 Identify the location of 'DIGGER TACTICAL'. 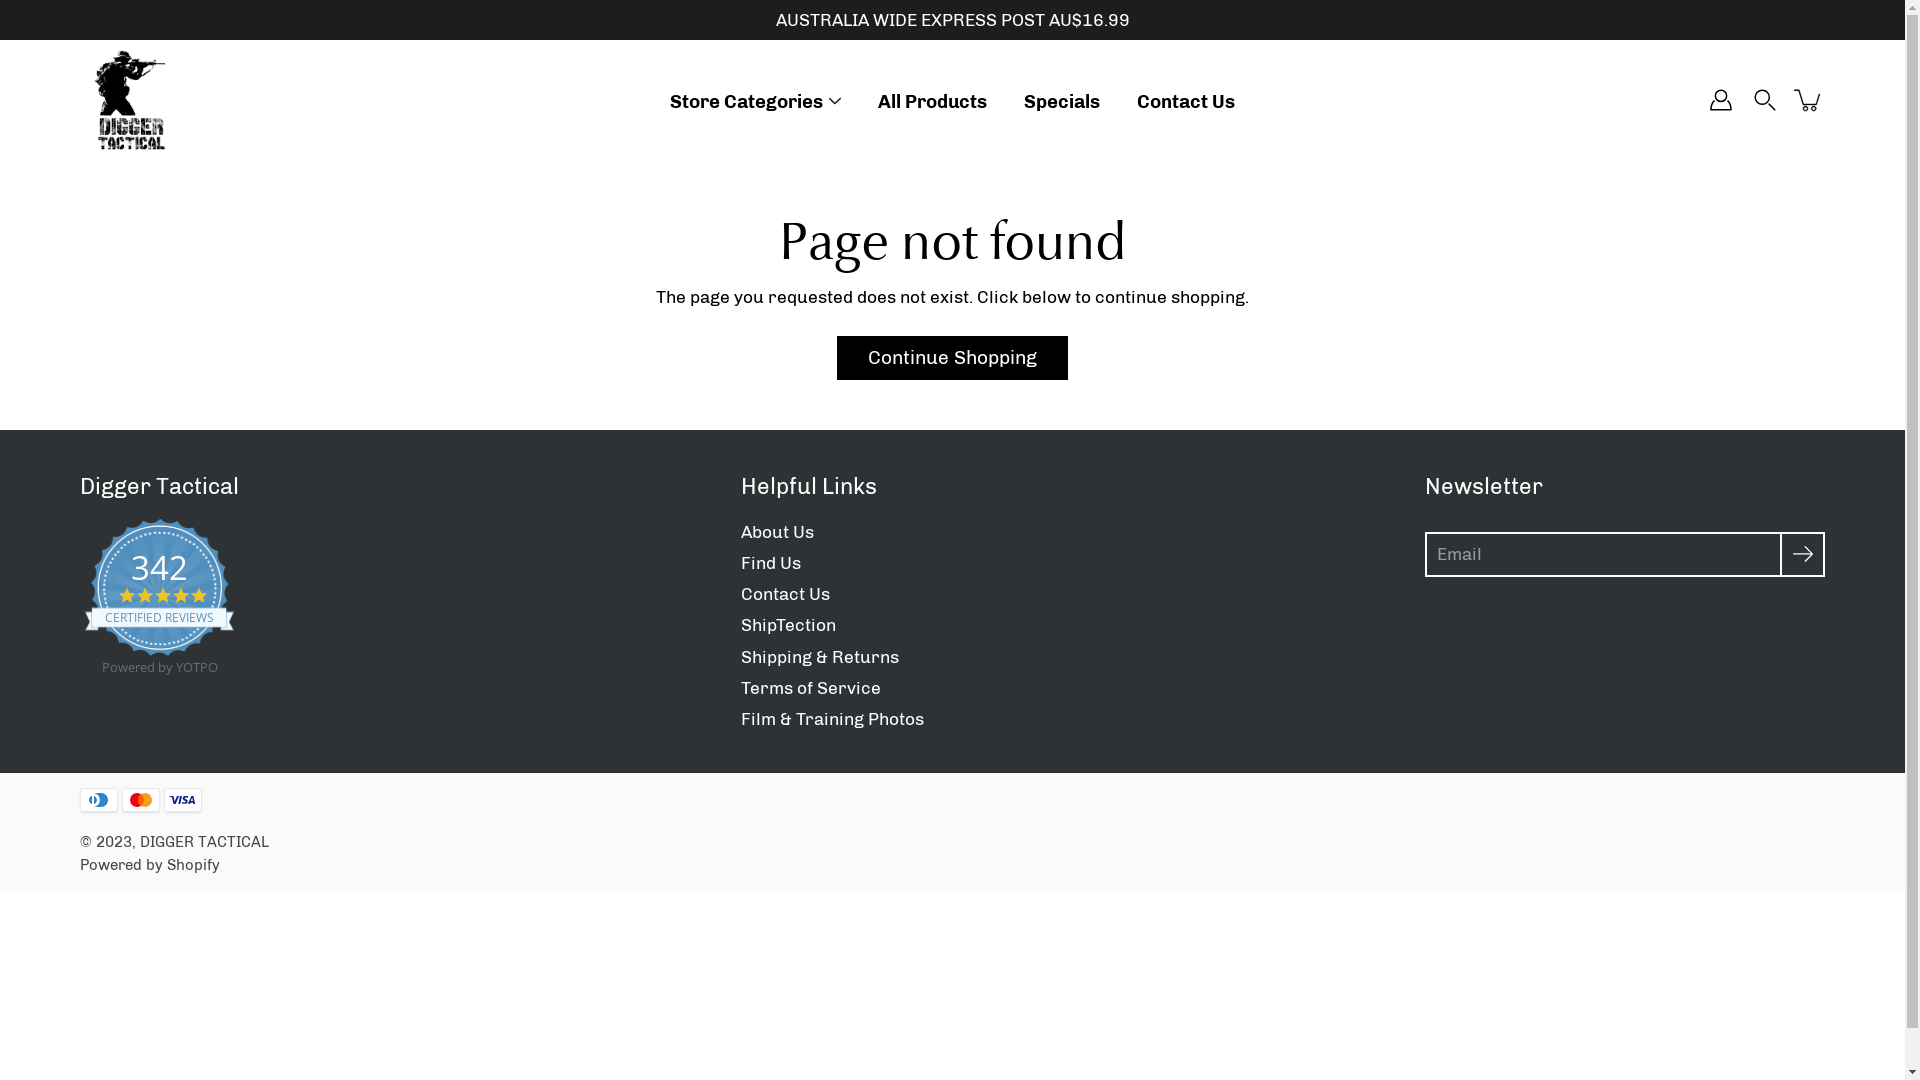
(204, 841).